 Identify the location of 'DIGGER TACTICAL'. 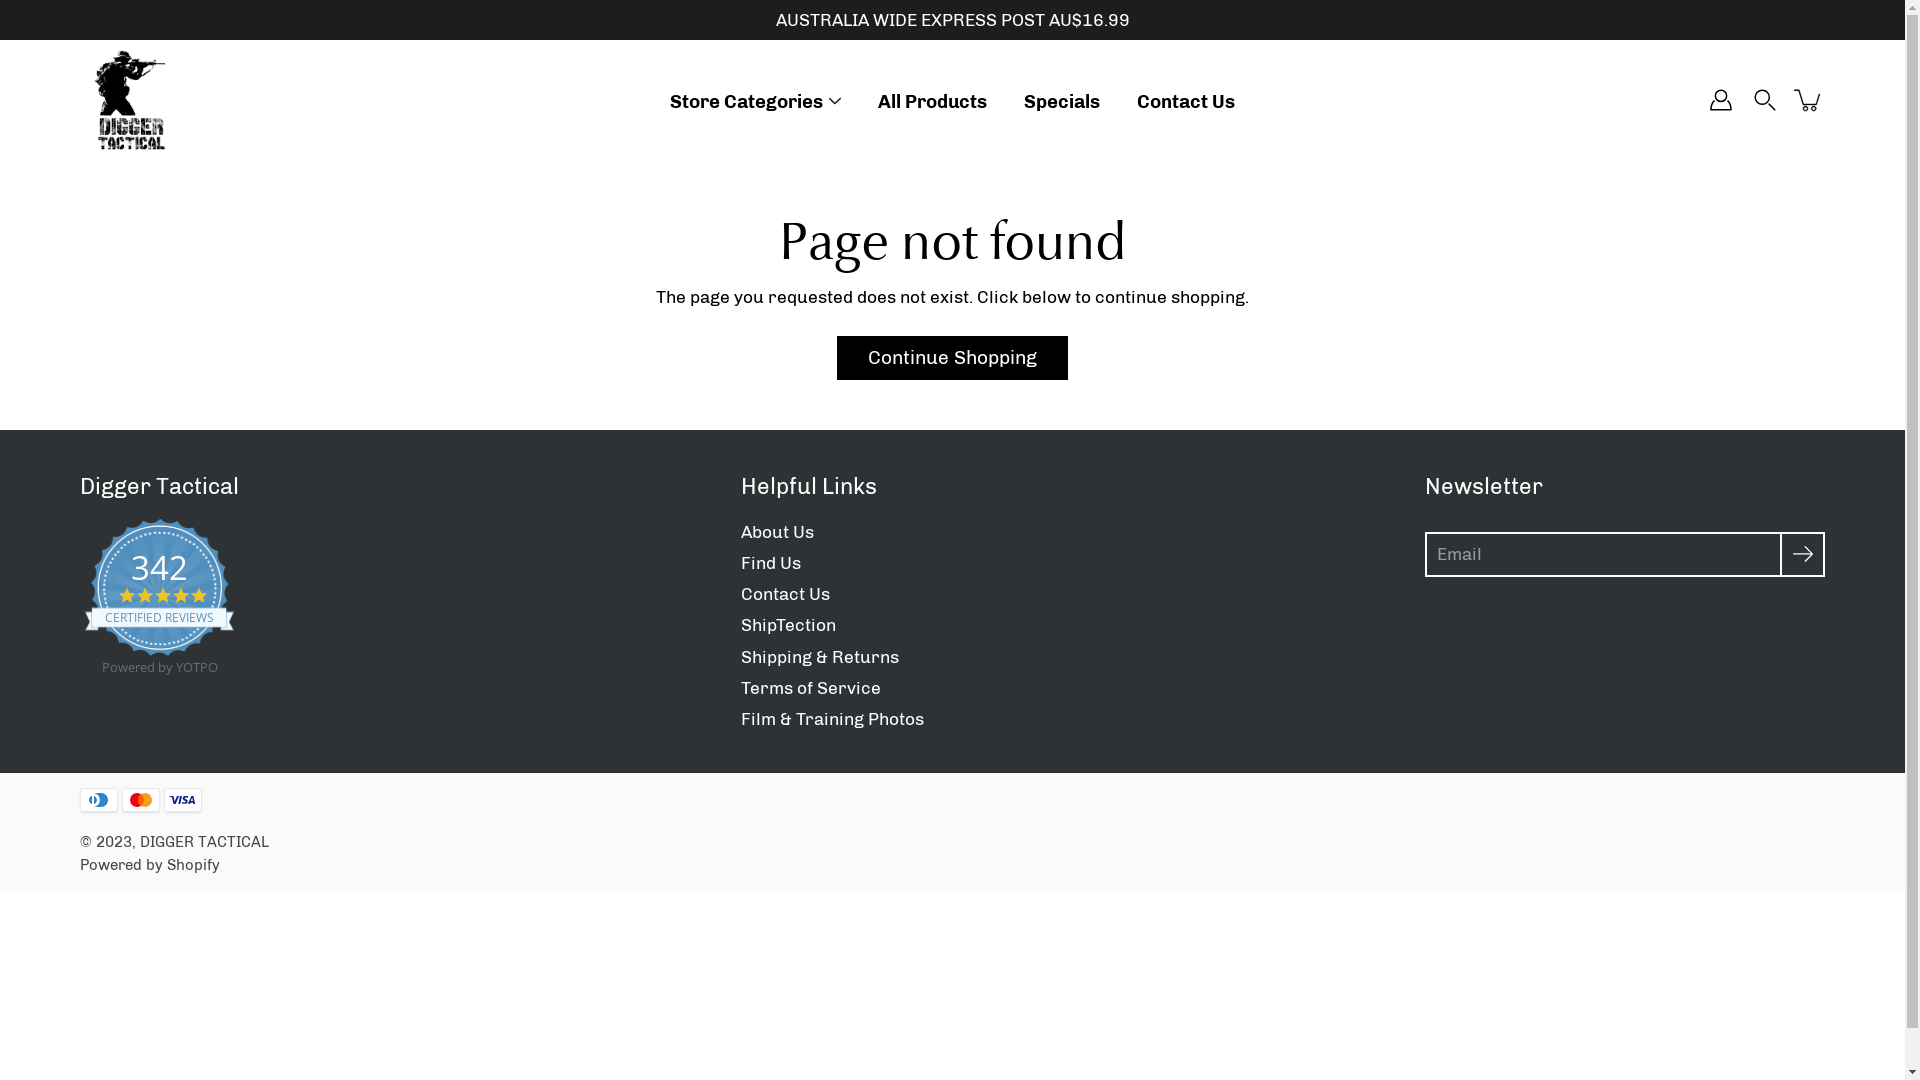
(204, 841).